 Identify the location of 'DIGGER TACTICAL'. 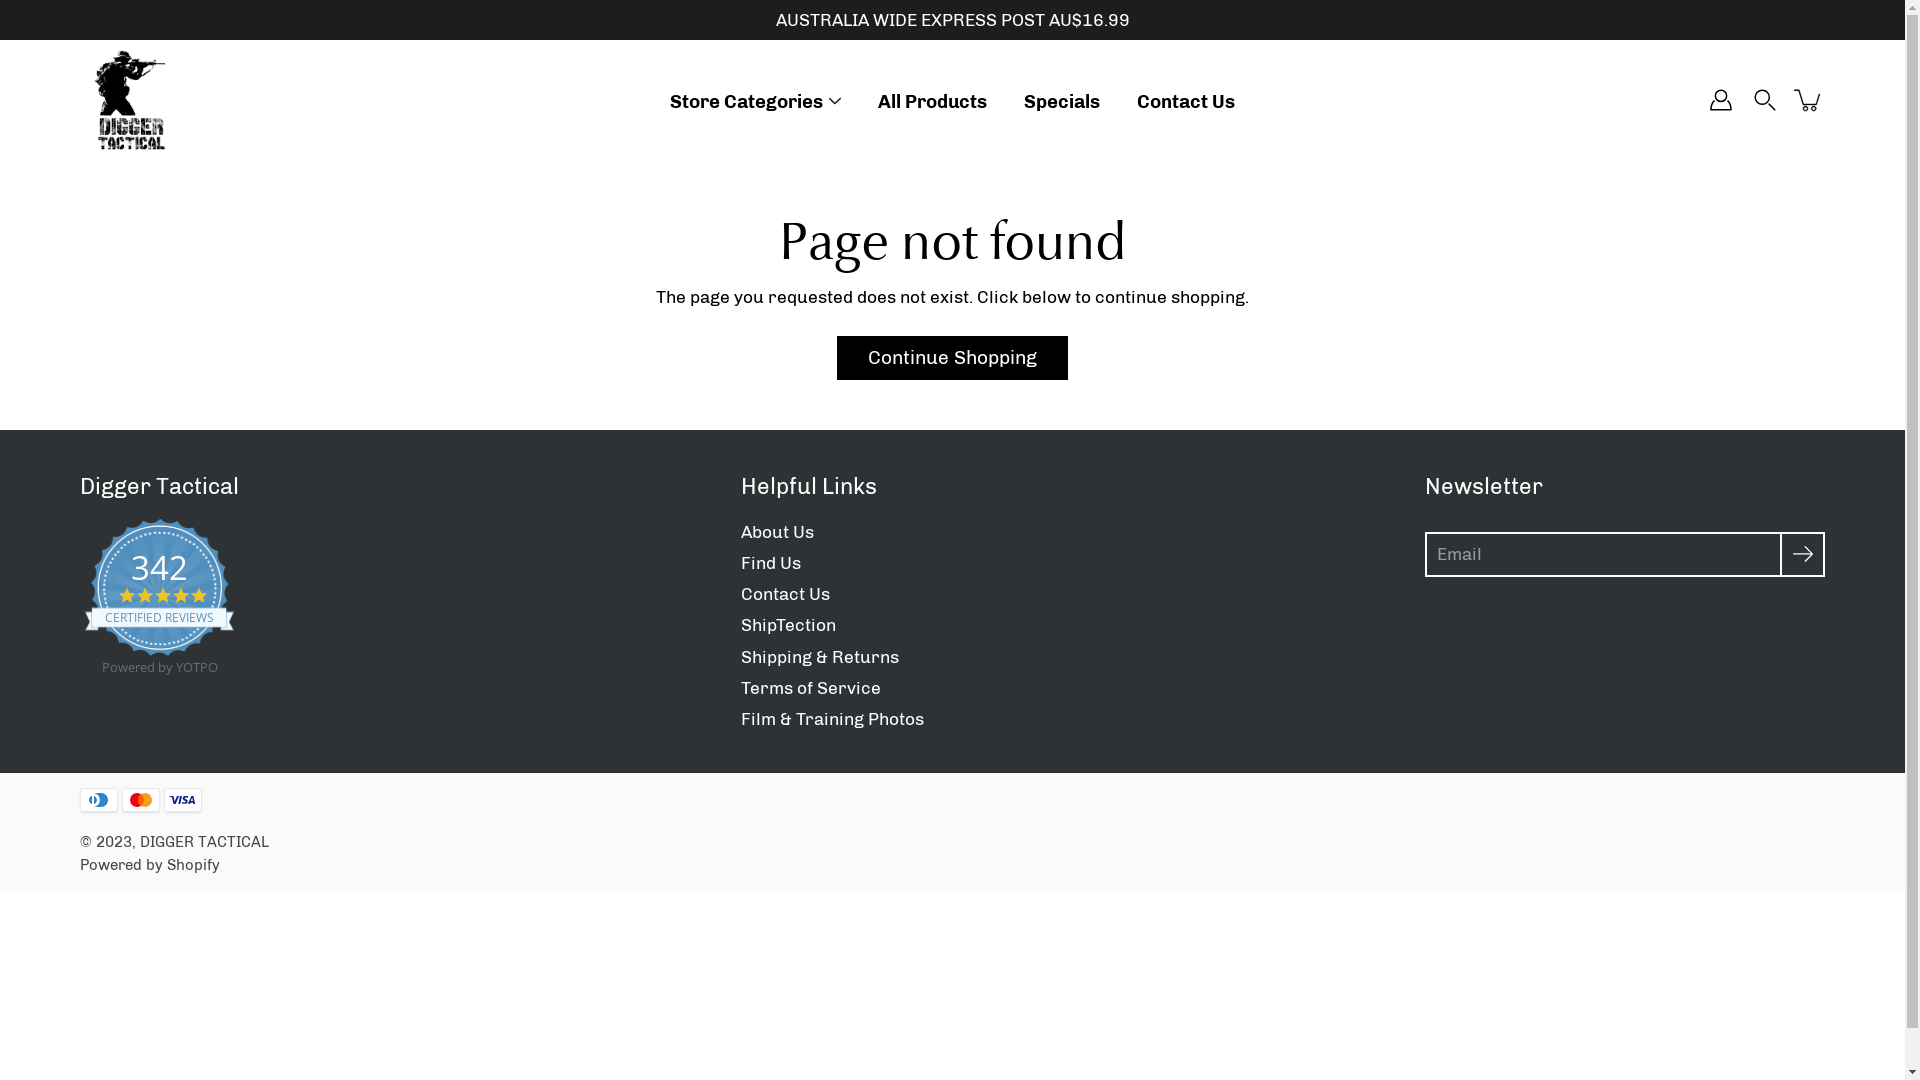
(204, 841).